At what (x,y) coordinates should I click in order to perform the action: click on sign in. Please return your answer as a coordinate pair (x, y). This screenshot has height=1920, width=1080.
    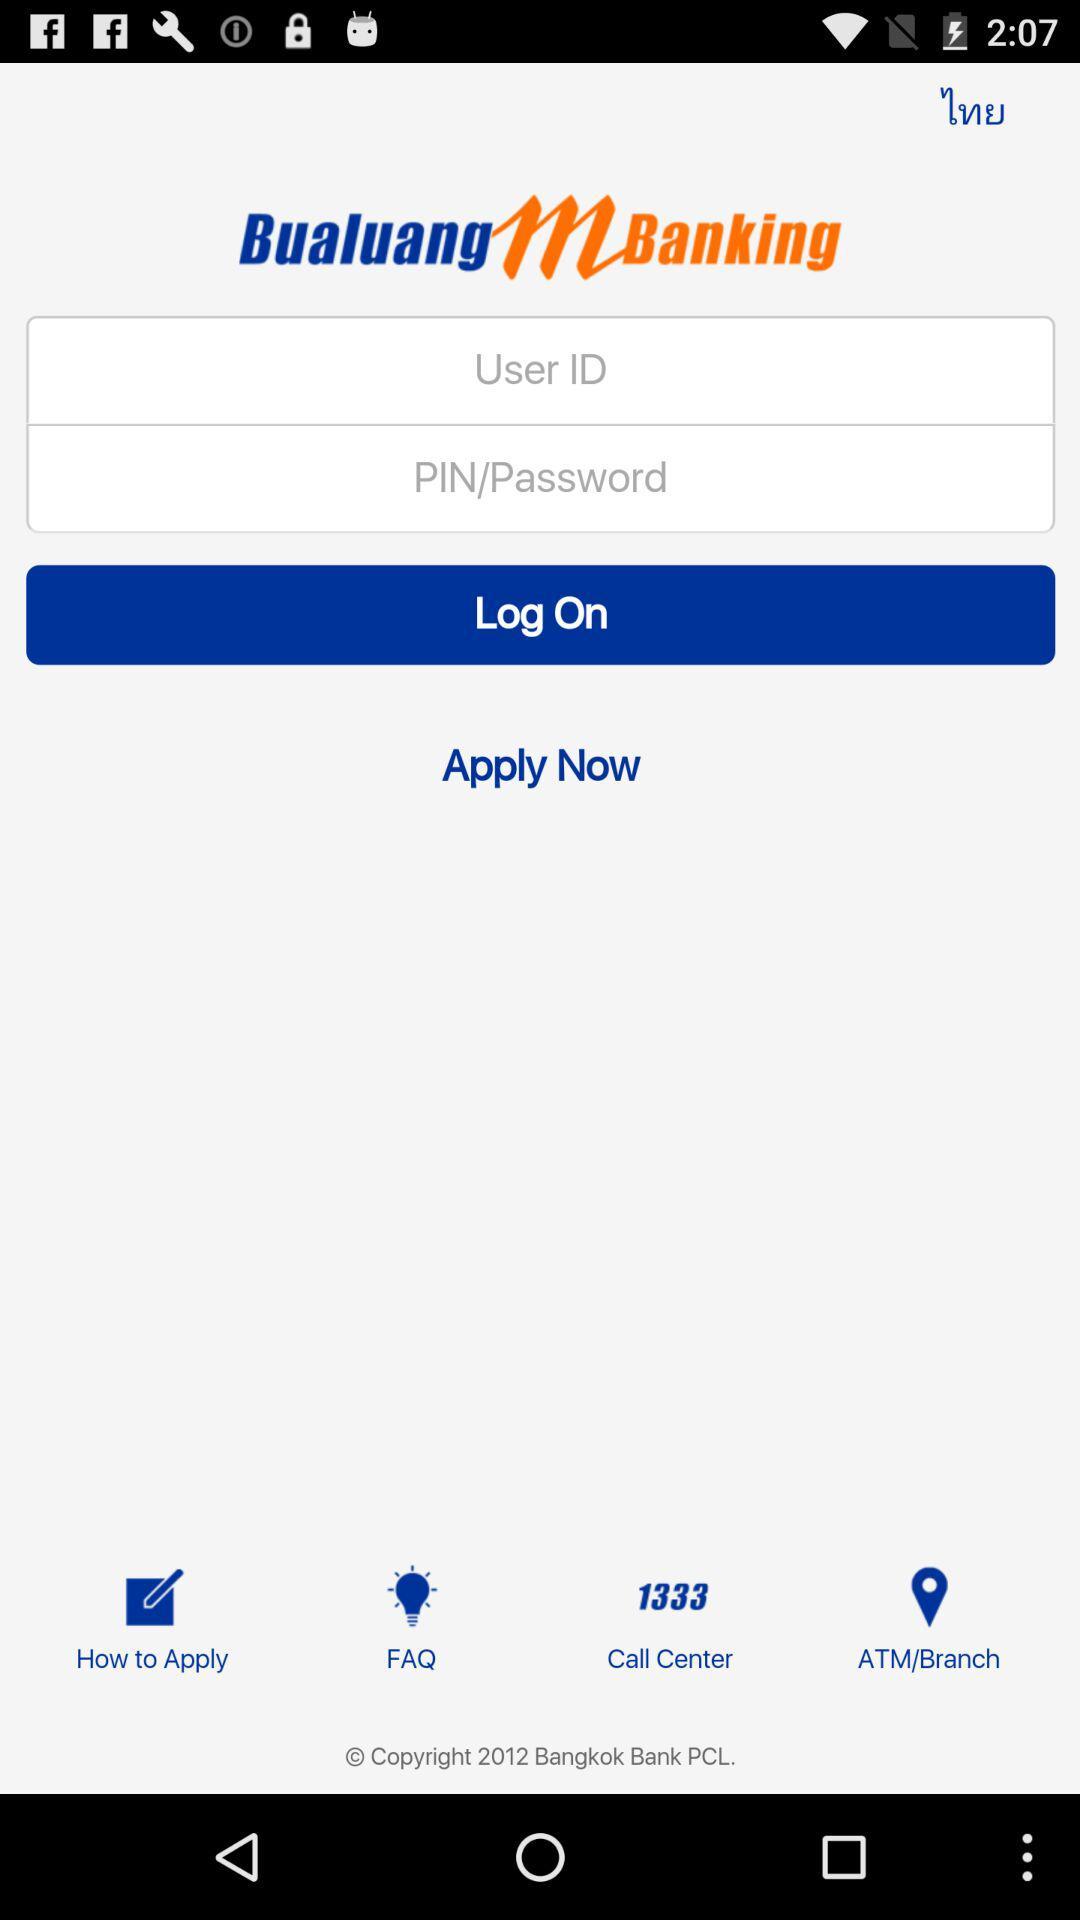
    Looking at the image, I should click on (540, 976).